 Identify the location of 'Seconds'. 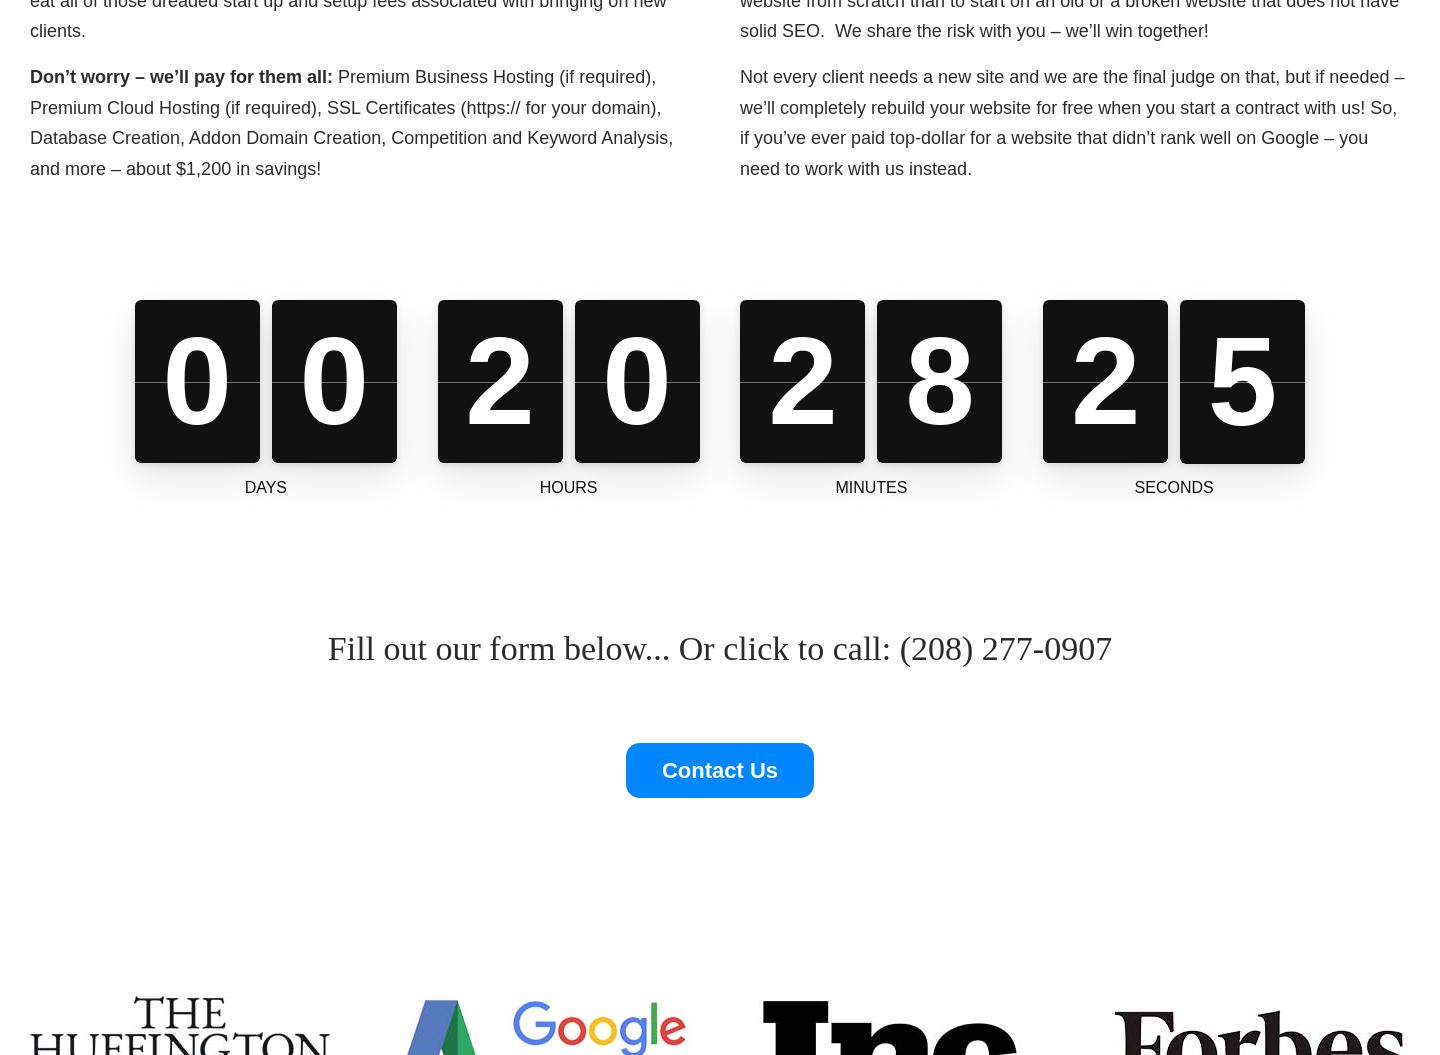
(1173, 487).